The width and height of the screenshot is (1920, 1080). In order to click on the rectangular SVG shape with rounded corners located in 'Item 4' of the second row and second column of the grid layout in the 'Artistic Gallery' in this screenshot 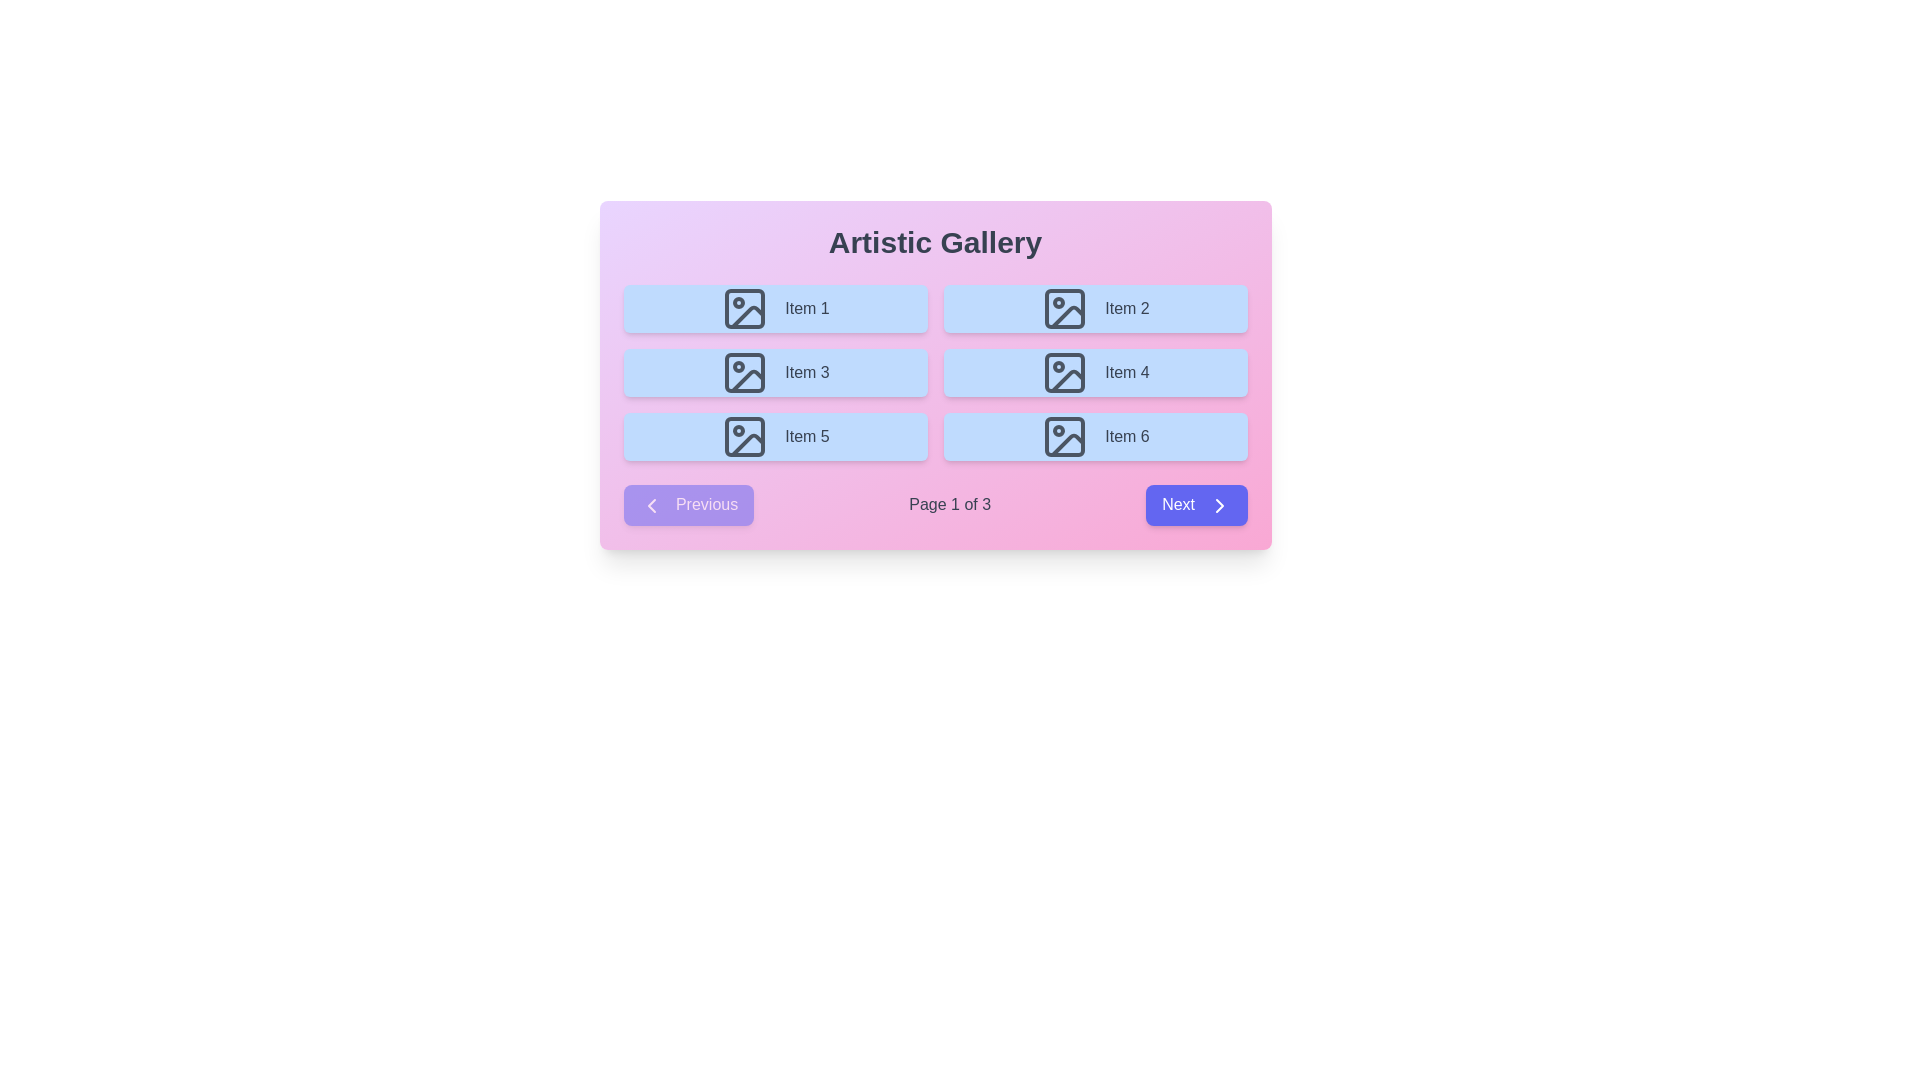, I will do `click(1064, 373)`.